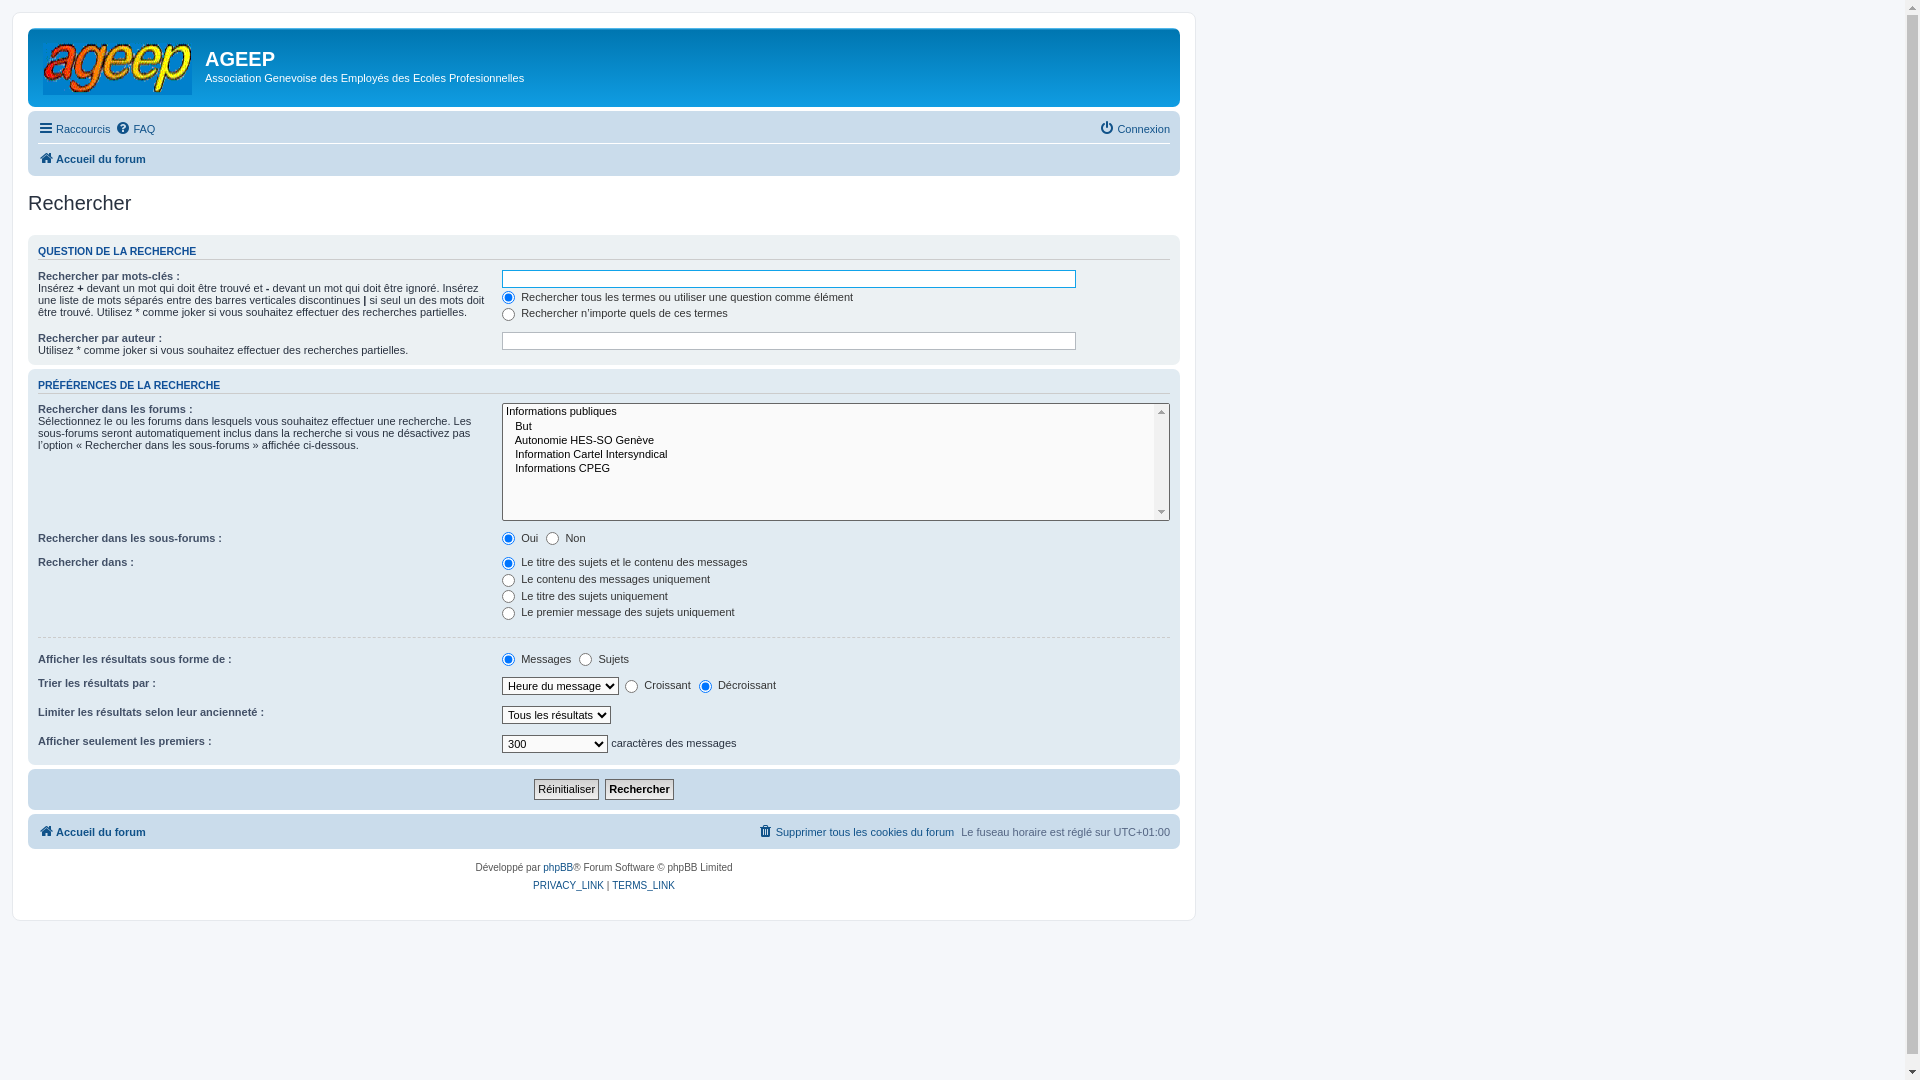  Describe the element at coordinates (90, 832) in the screenshot. I see `'Accueil du forum'` at that location.